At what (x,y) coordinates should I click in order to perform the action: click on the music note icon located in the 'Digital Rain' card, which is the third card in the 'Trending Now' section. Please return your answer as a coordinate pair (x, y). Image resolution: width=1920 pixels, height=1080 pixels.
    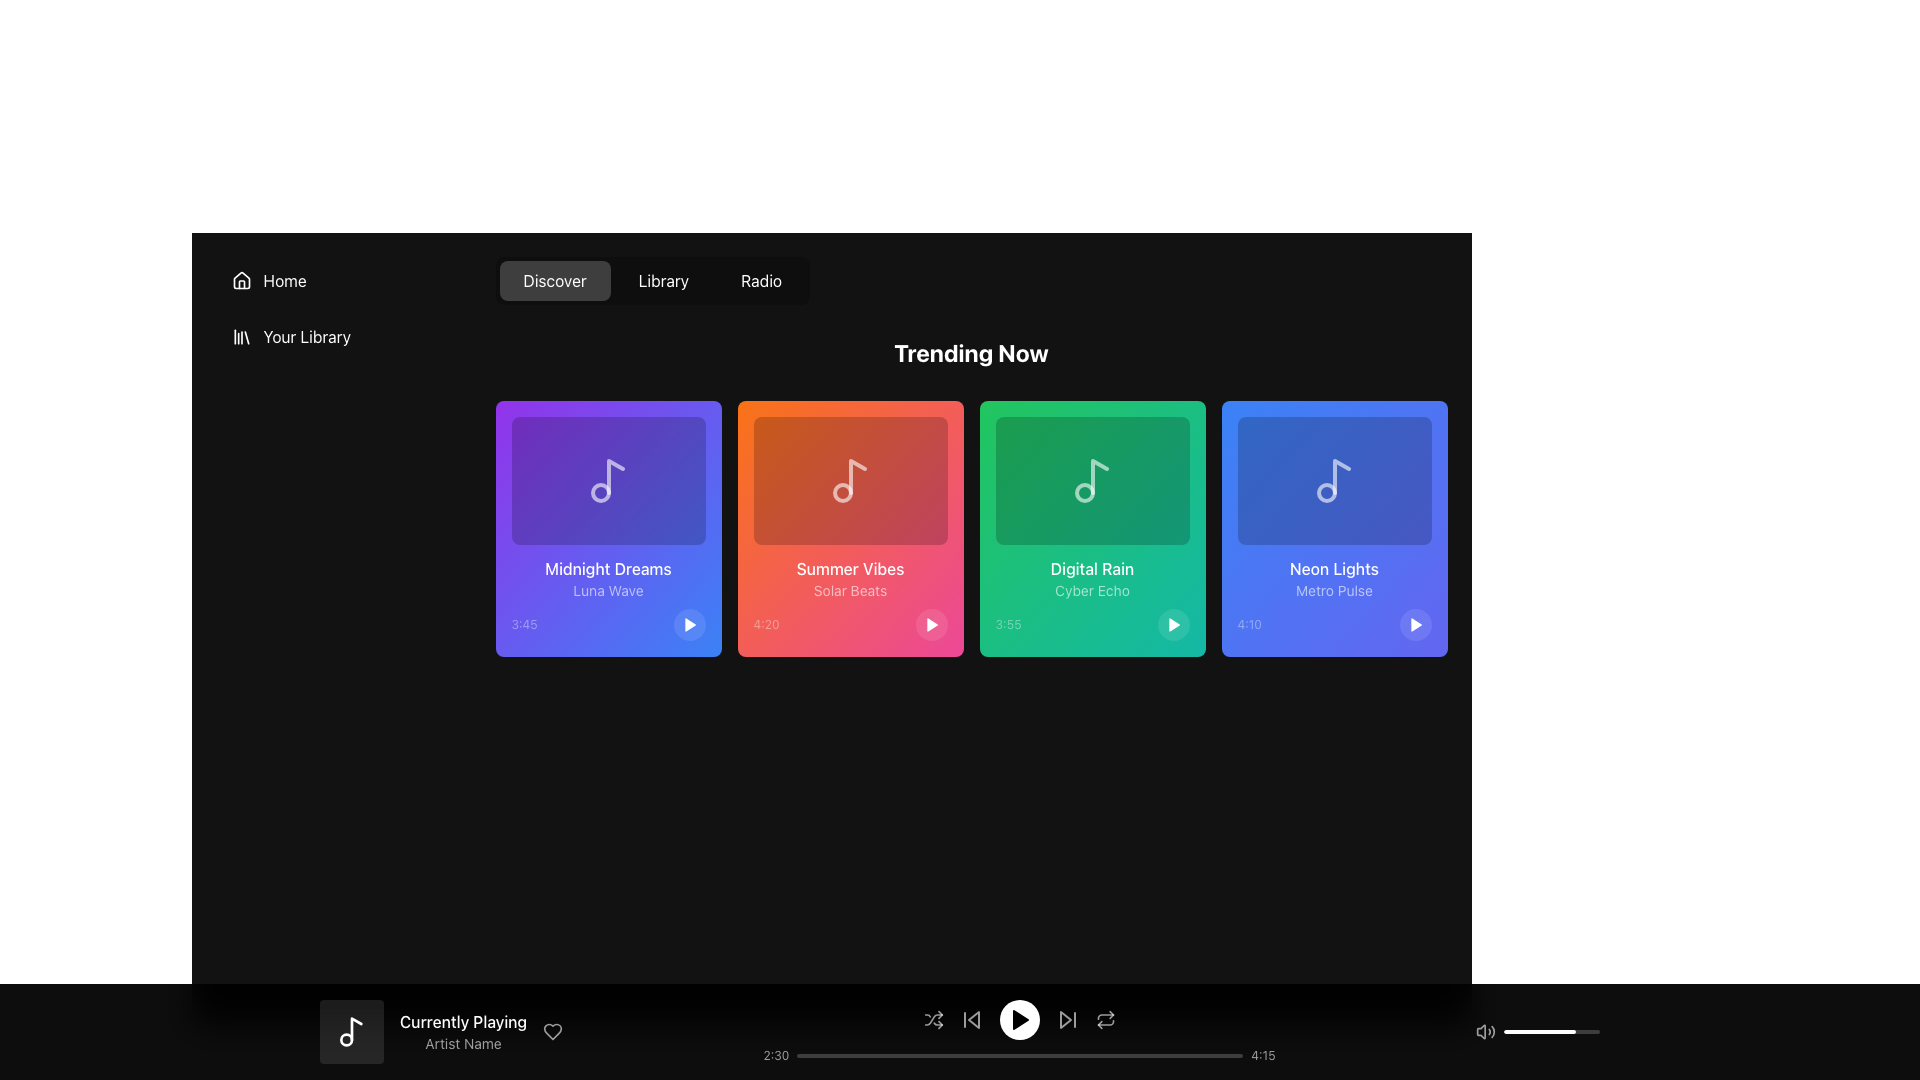
    Looking at the image, I should click on (1091, 481).